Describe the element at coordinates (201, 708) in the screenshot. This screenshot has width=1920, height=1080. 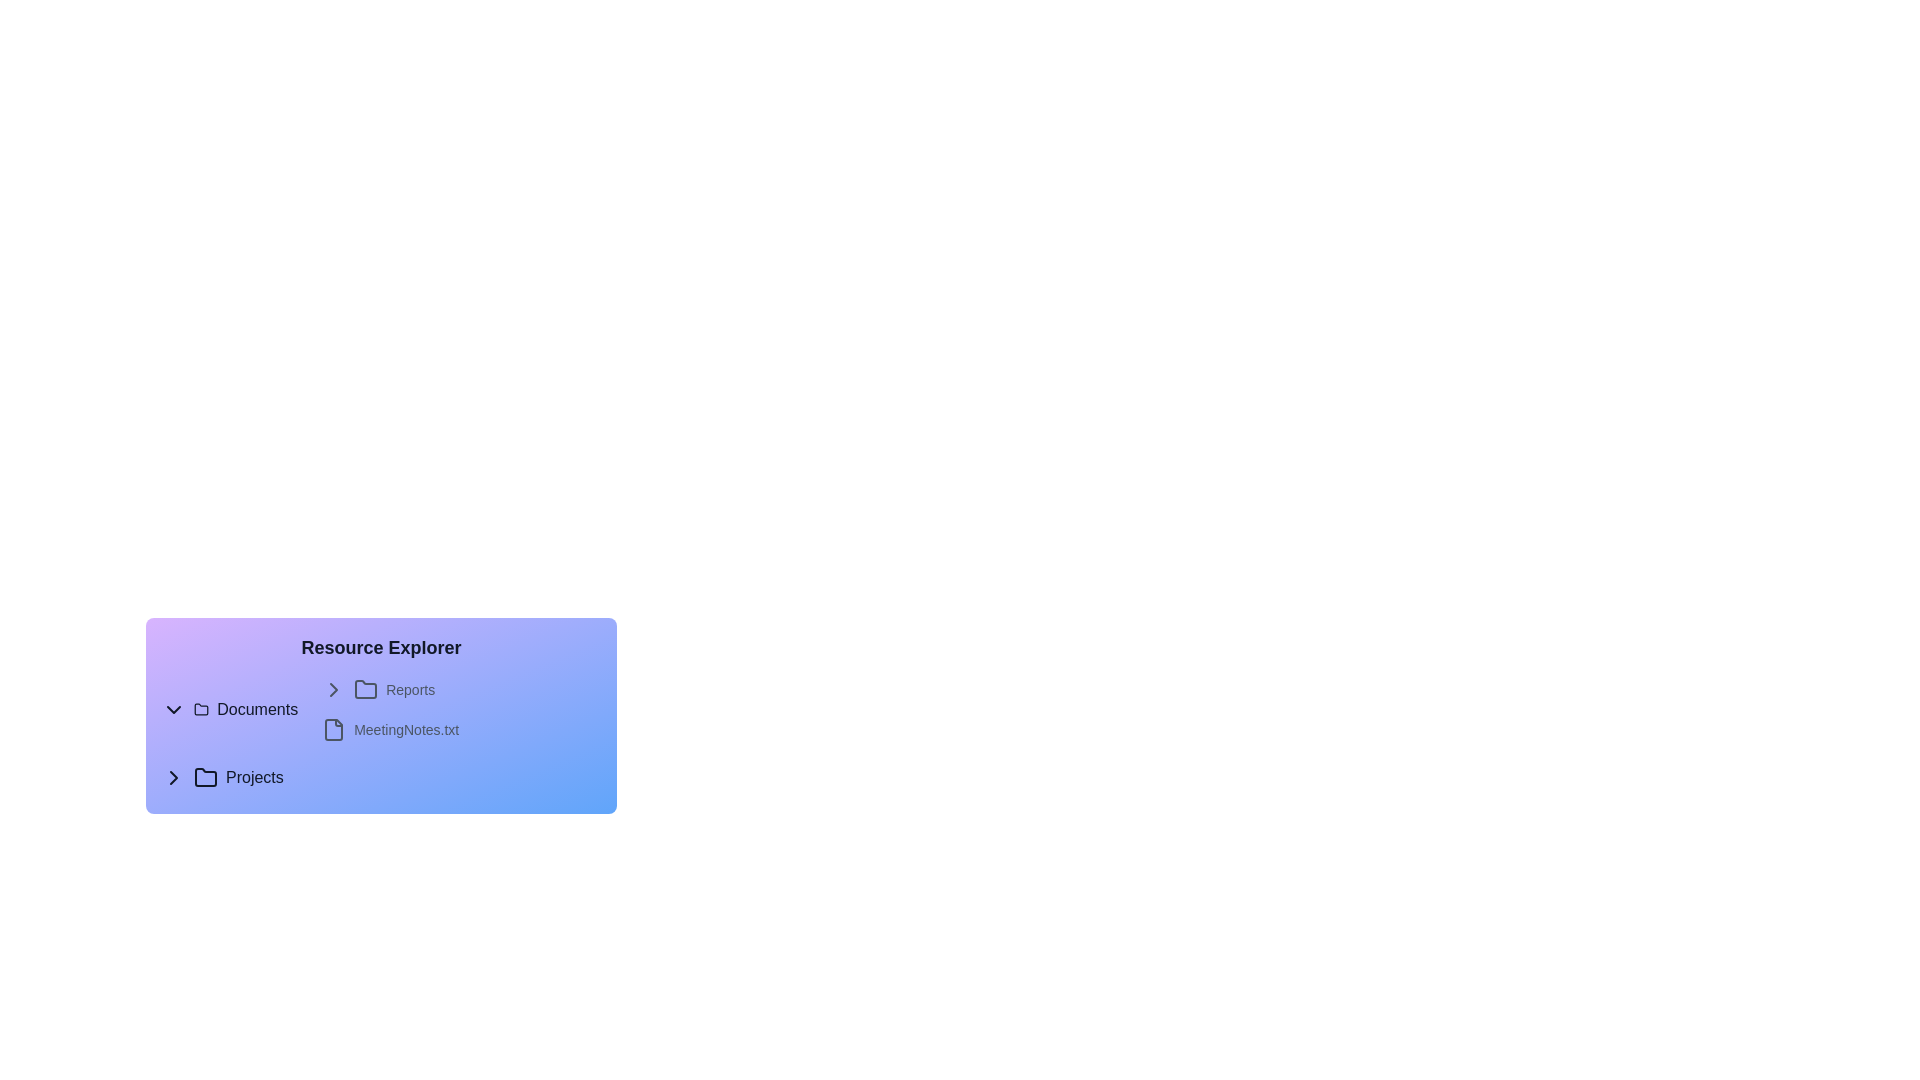
I see `the folder icon representing the 'Documents' section, which is located immediately before the 'Documents' text label in the hierarchical list` at that location.